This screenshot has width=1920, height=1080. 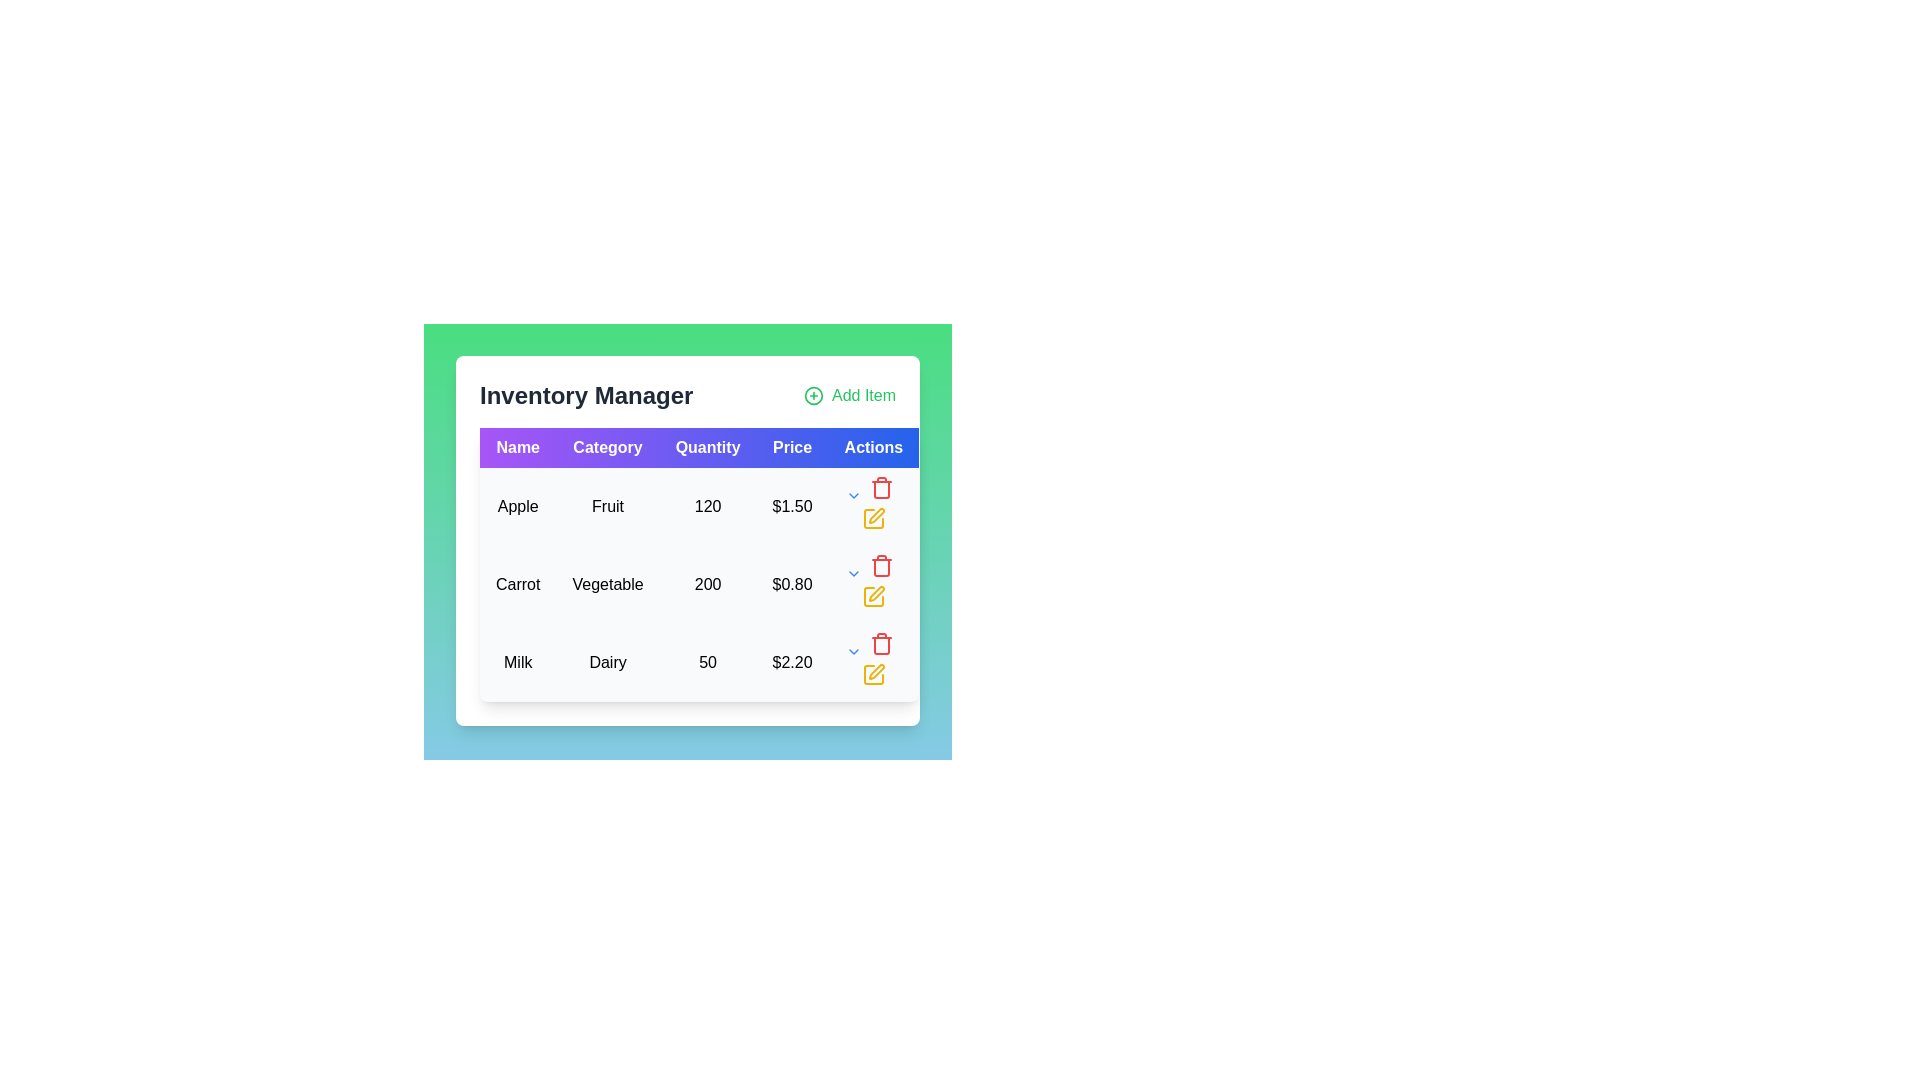 What do you see at coordinates (880, 489) in the screenshot?
I see `the trash can SVG icon located in the 'Actions' column of the third row of the table` at bounding box center [880, 489].